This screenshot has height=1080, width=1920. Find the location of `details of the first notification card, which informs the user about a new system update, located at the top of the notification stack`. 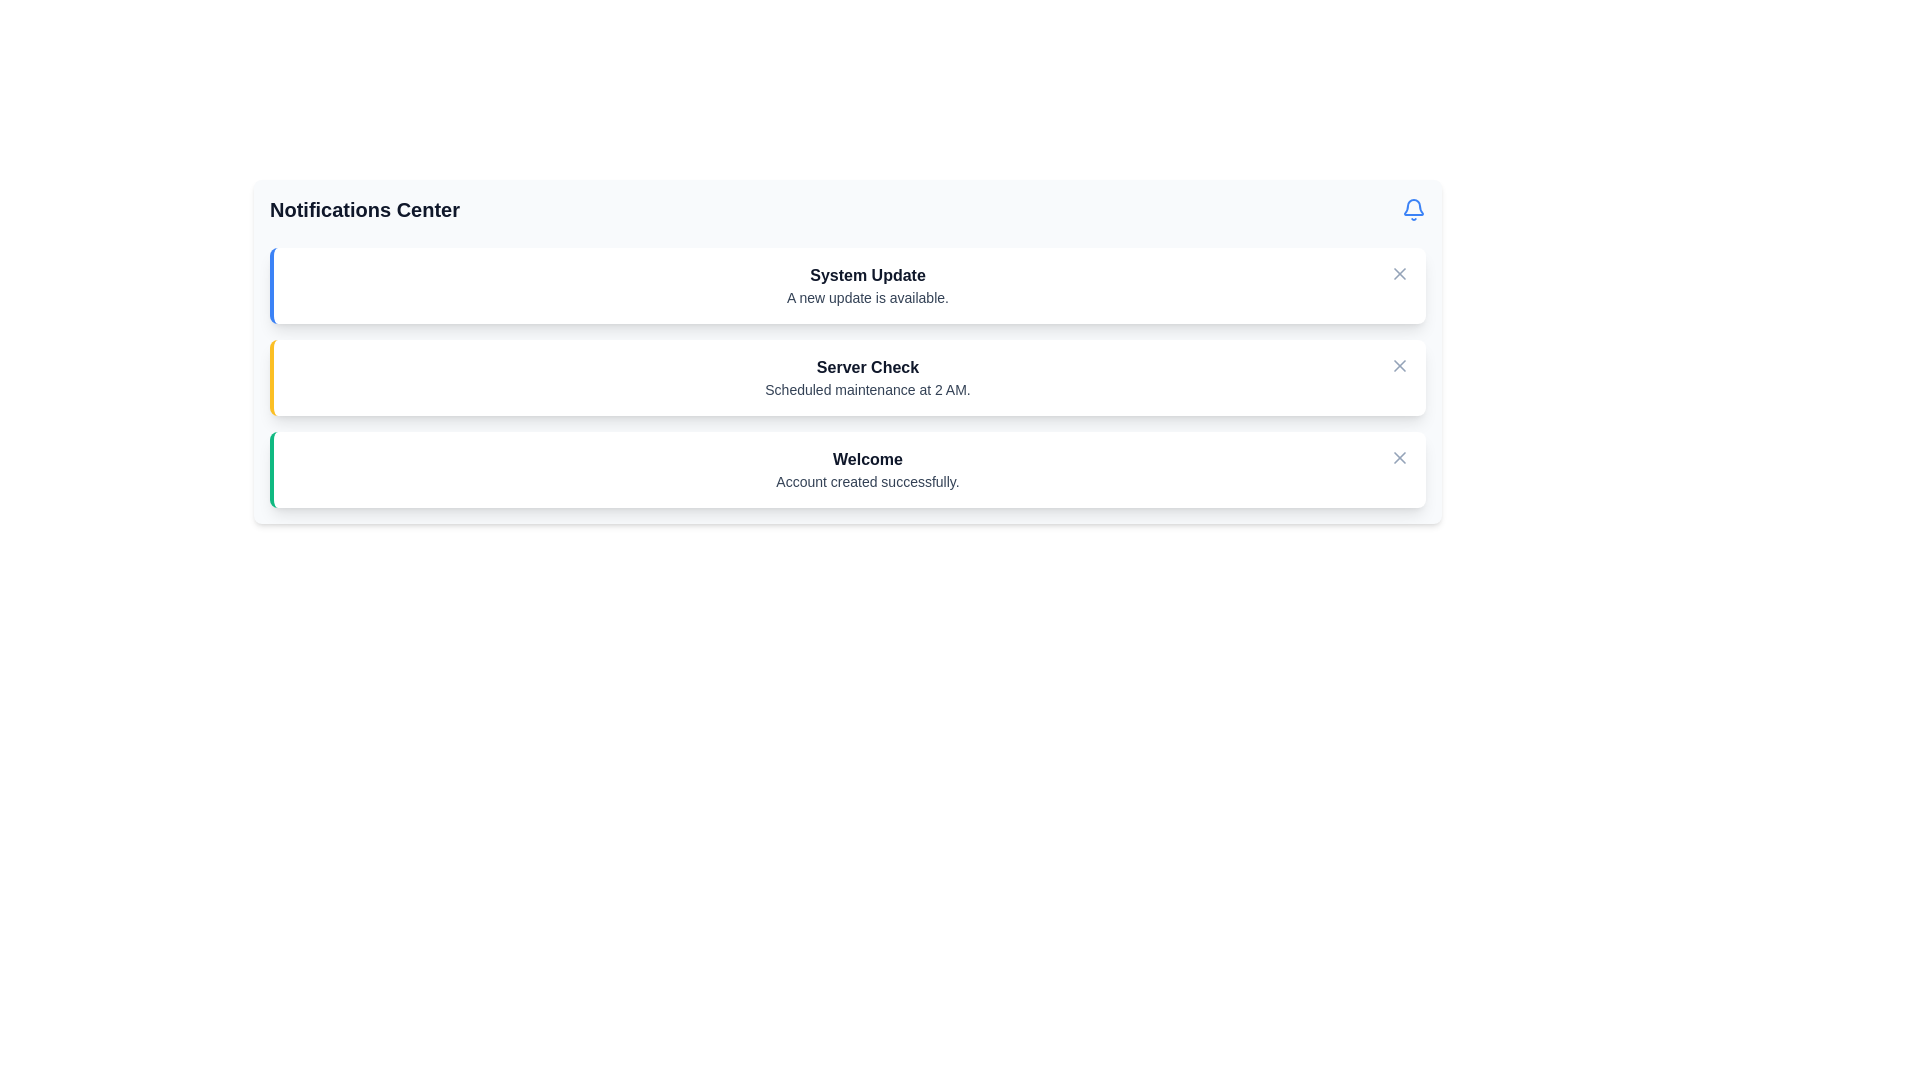

details of the first notification card, which informs the user about a new system update, located at the top of the notification stack is located at coordinates (848, 285).